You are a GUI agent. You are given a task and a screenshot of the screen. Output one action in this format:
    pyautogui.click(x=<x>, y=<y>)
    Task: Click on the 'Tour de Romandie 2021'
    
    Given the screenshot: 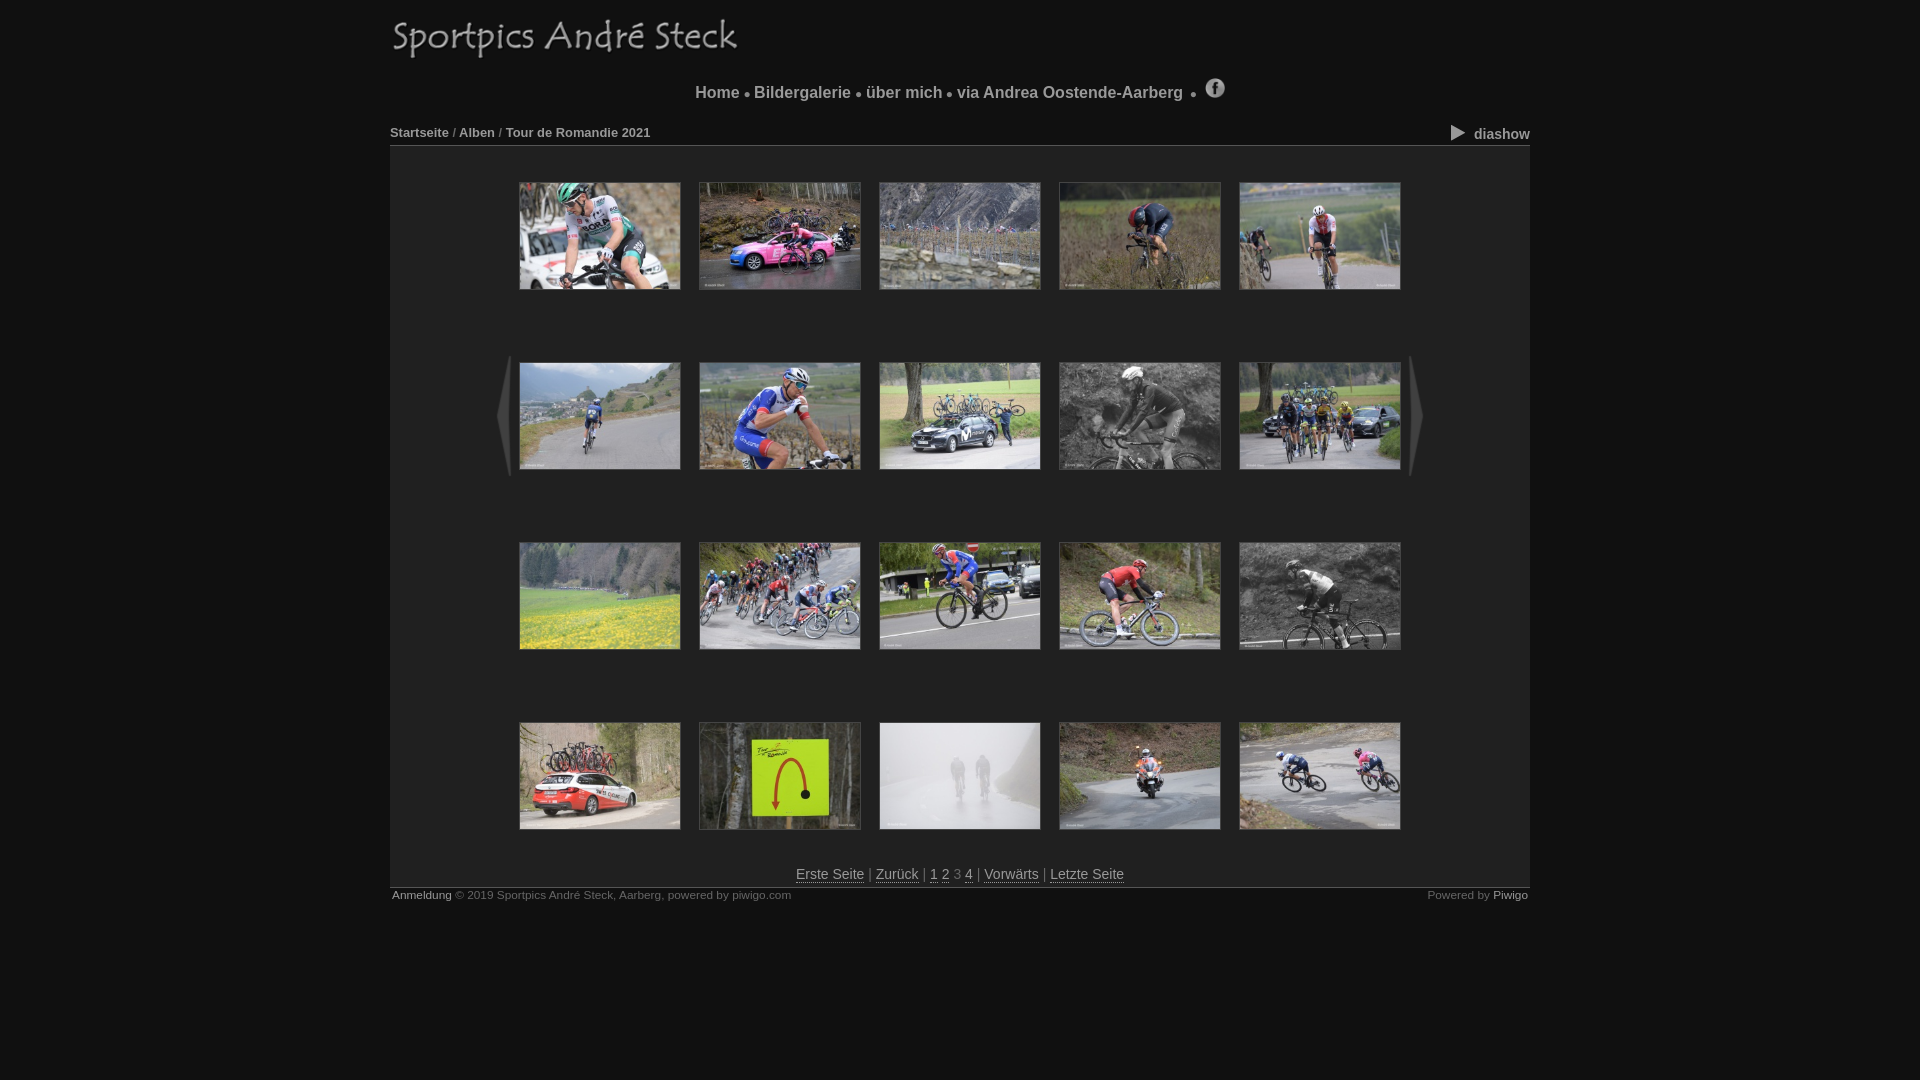 What is the action you would take?
    pyautogui.click(x=577, y=132)
    